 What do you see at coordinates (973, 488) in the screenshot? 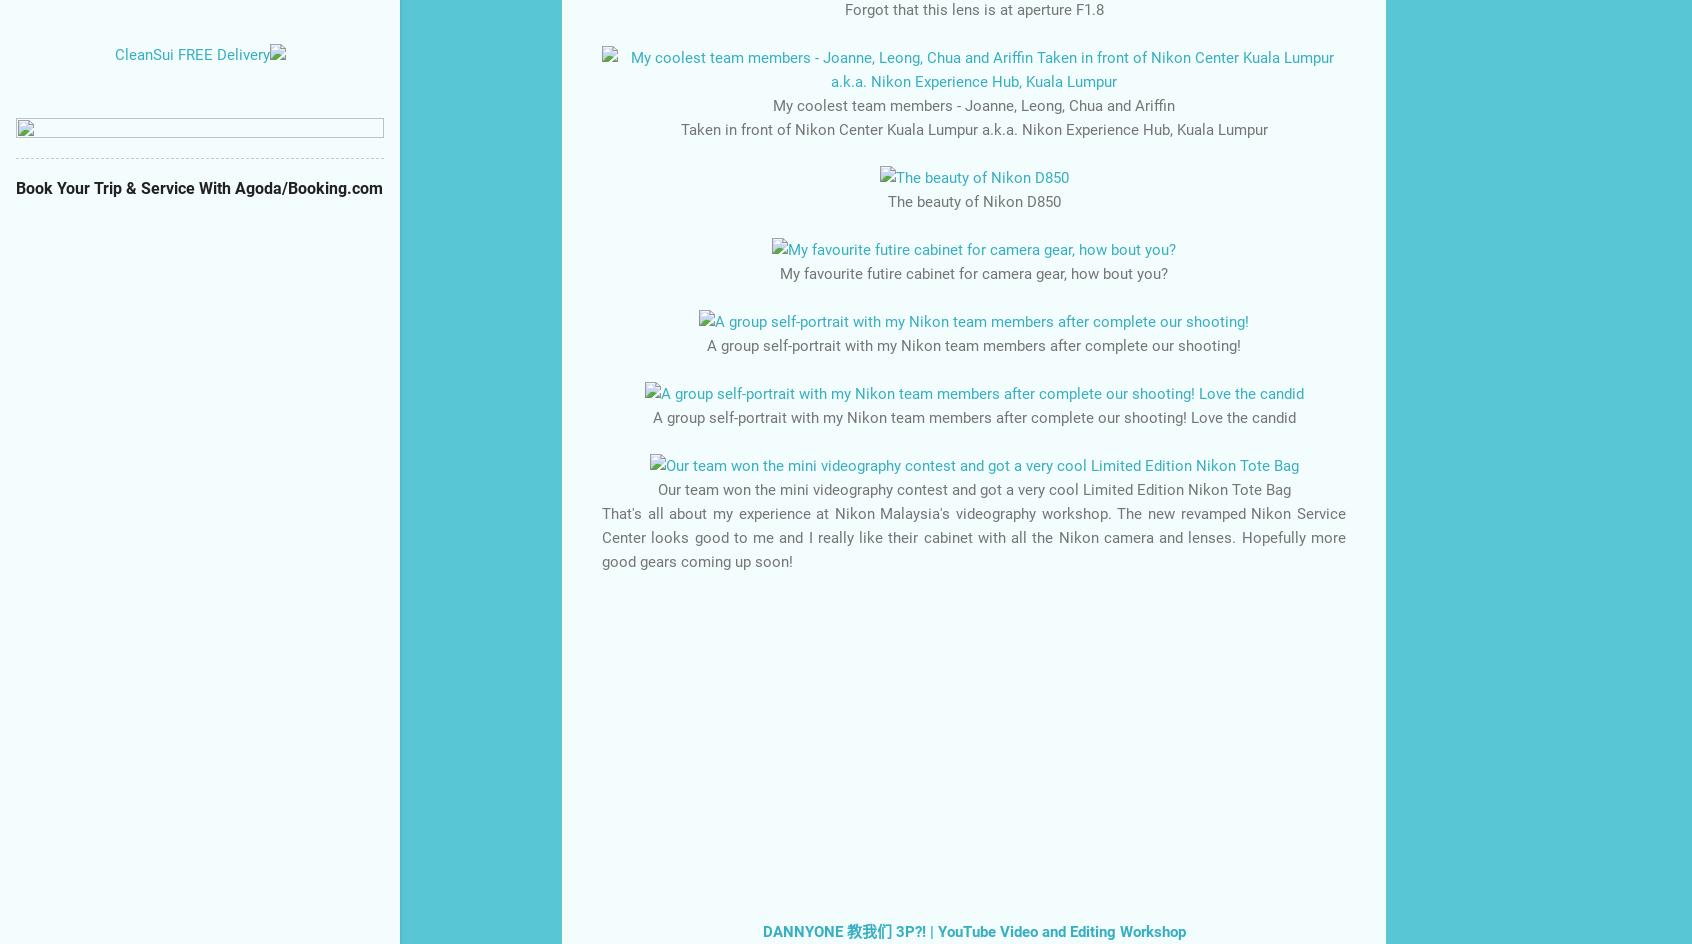
I see `'Our team won the mini videography contest and got a very cool Limited Edition Nikon Tote Bag'` at bounding box center [973, 488].